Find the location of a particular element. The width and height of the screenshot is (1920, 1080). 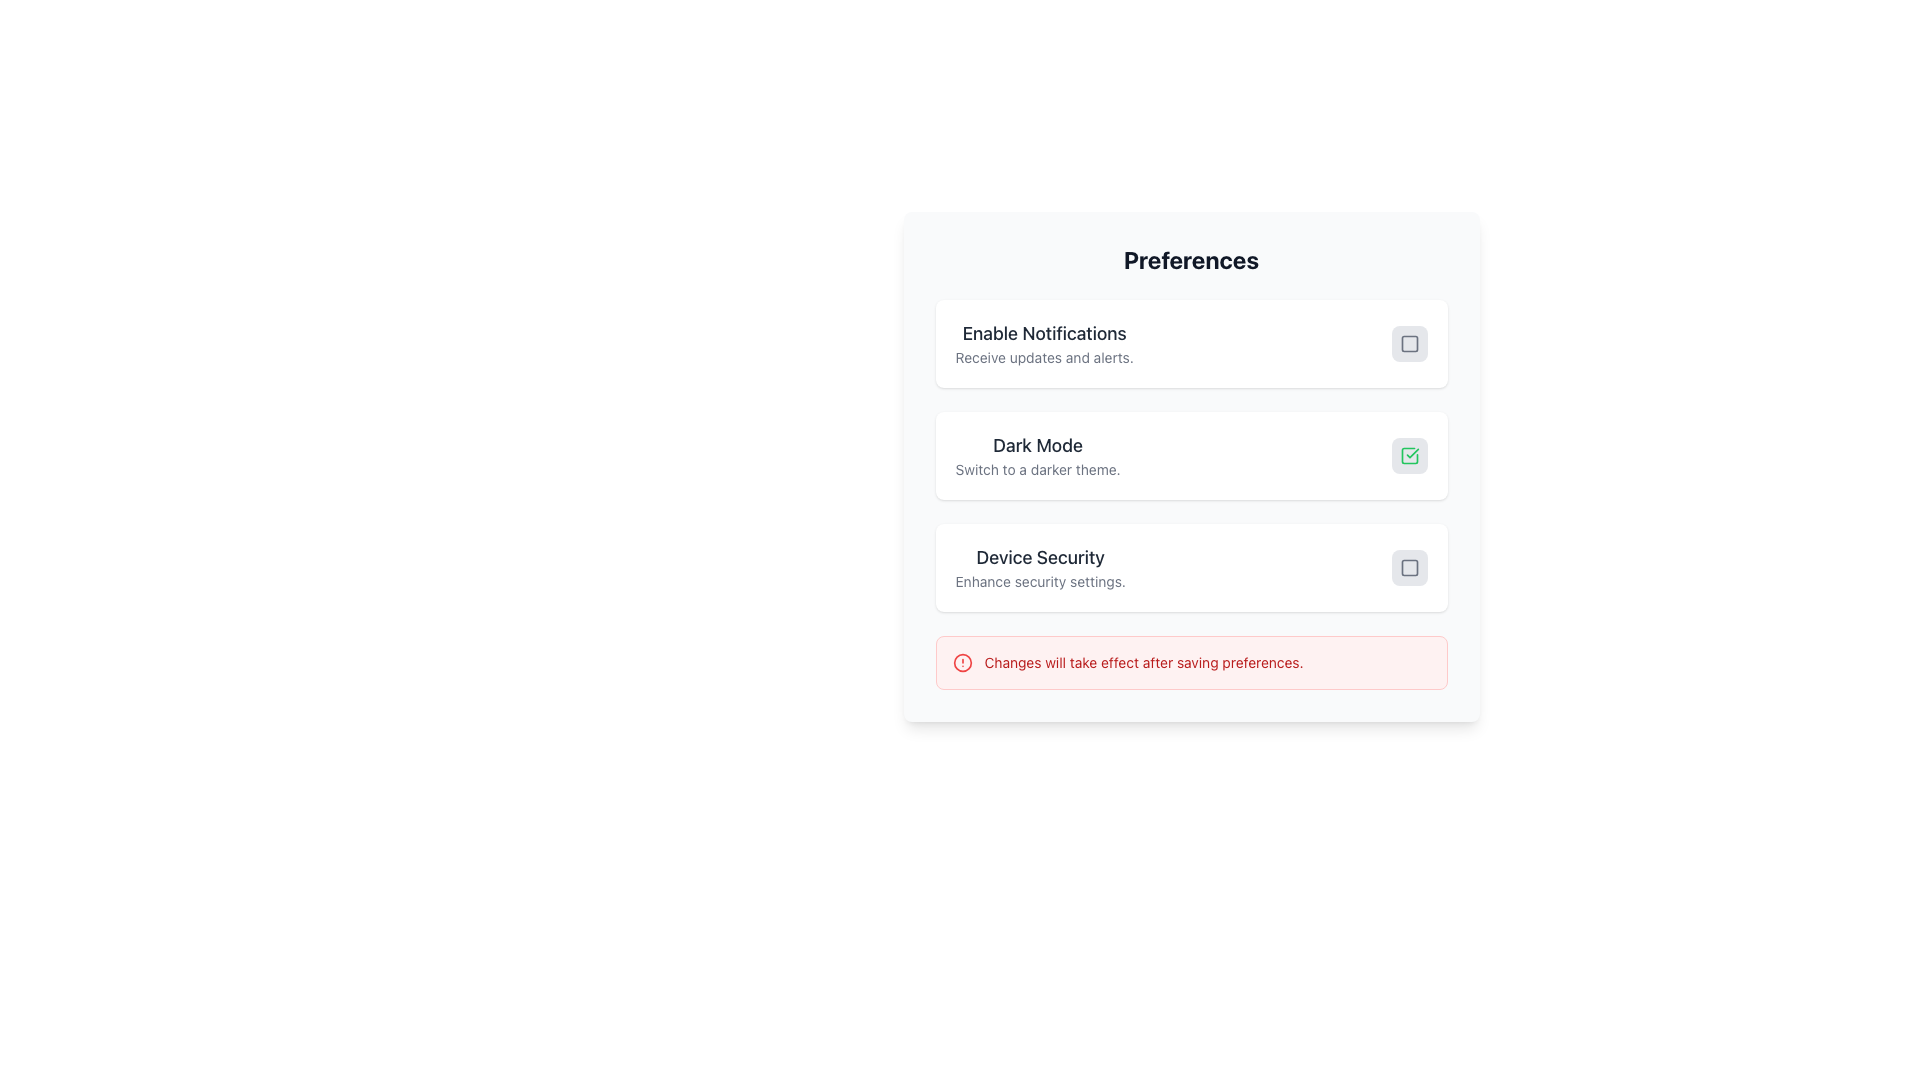

the descriptive text label for the 'Device Security' section located below the title 'Device Security' in the preferences menu is located at coordinates (1040, 582).